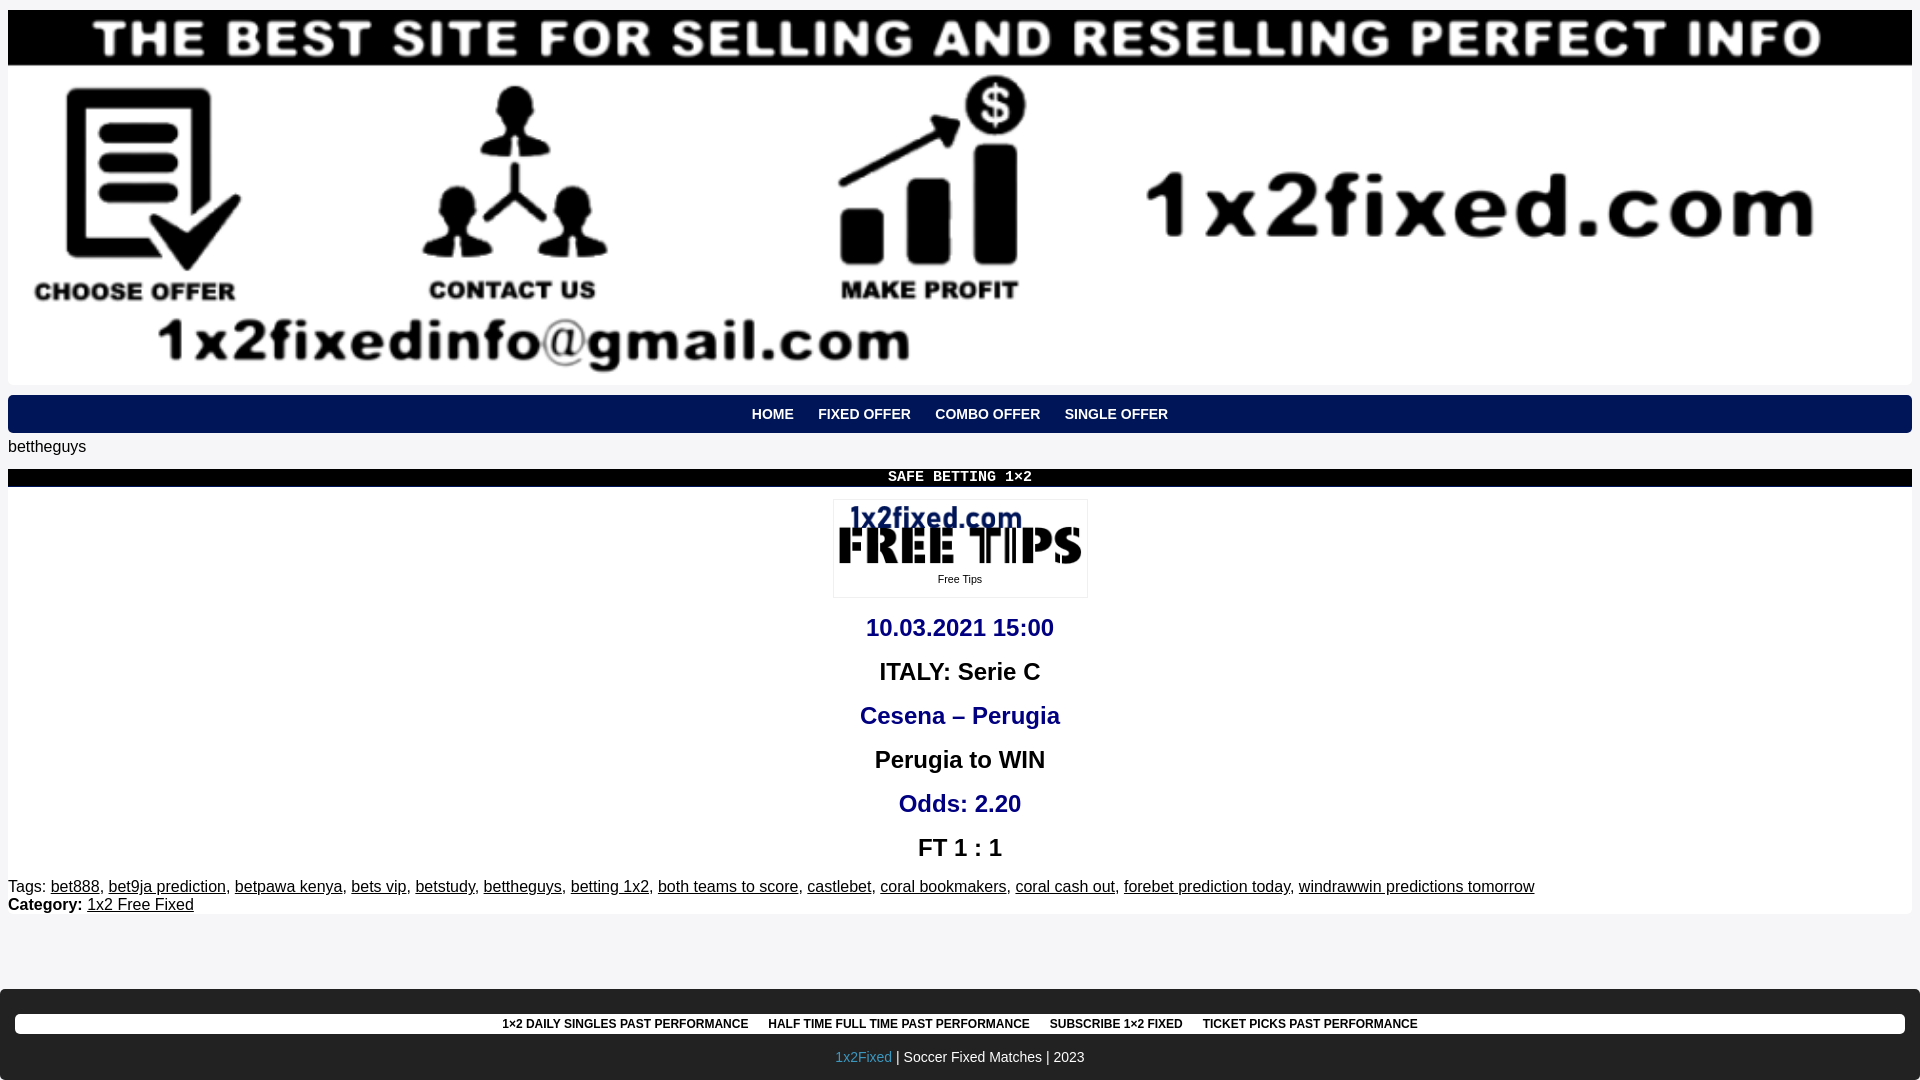 This screenshot has width=1920, height=1080. Describe the element at coordinates (1115, 412) in the screenshot. I see `'SINGLE OFFER'` at that location.